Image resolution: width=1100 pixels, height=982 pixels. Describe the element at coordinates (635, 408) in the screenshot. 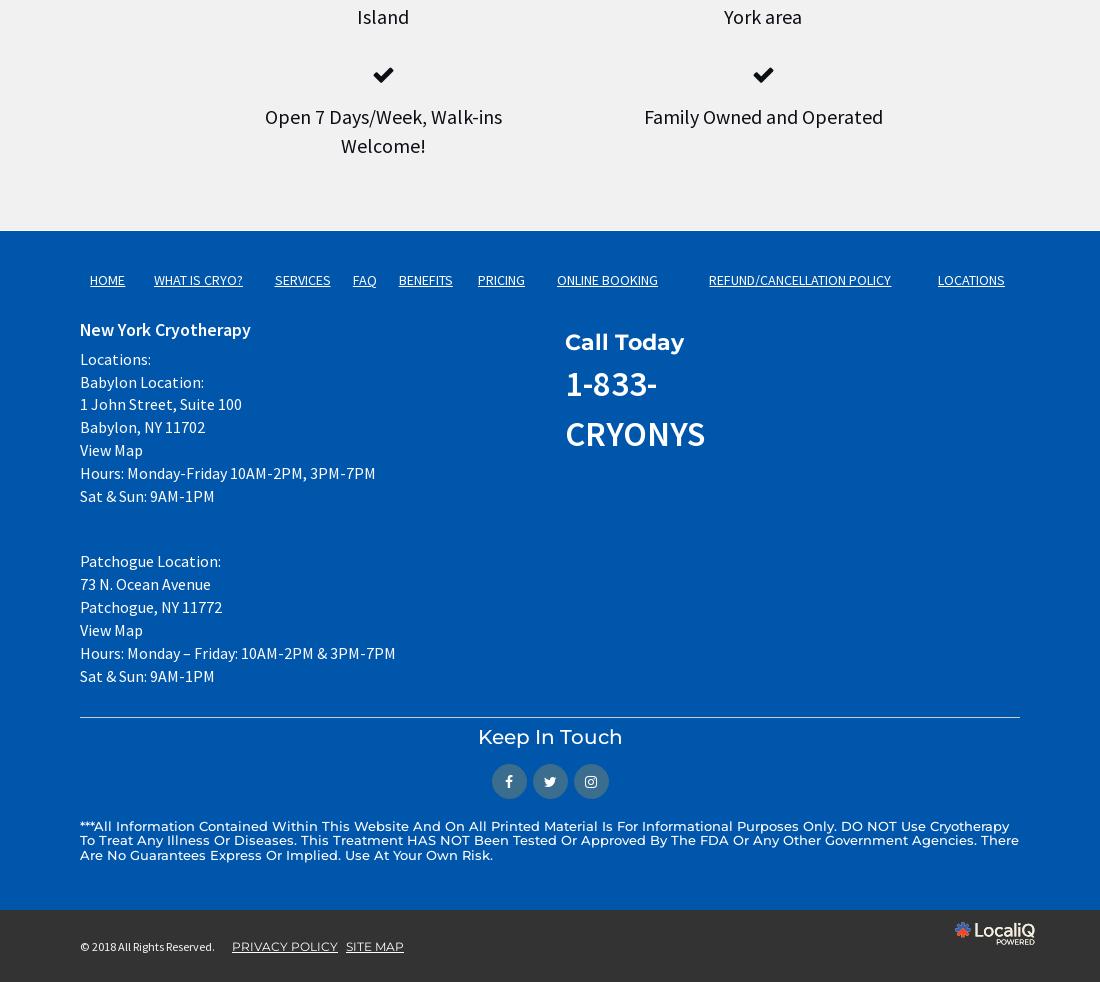

I see `'1-833-CRYONYS'` at that location.